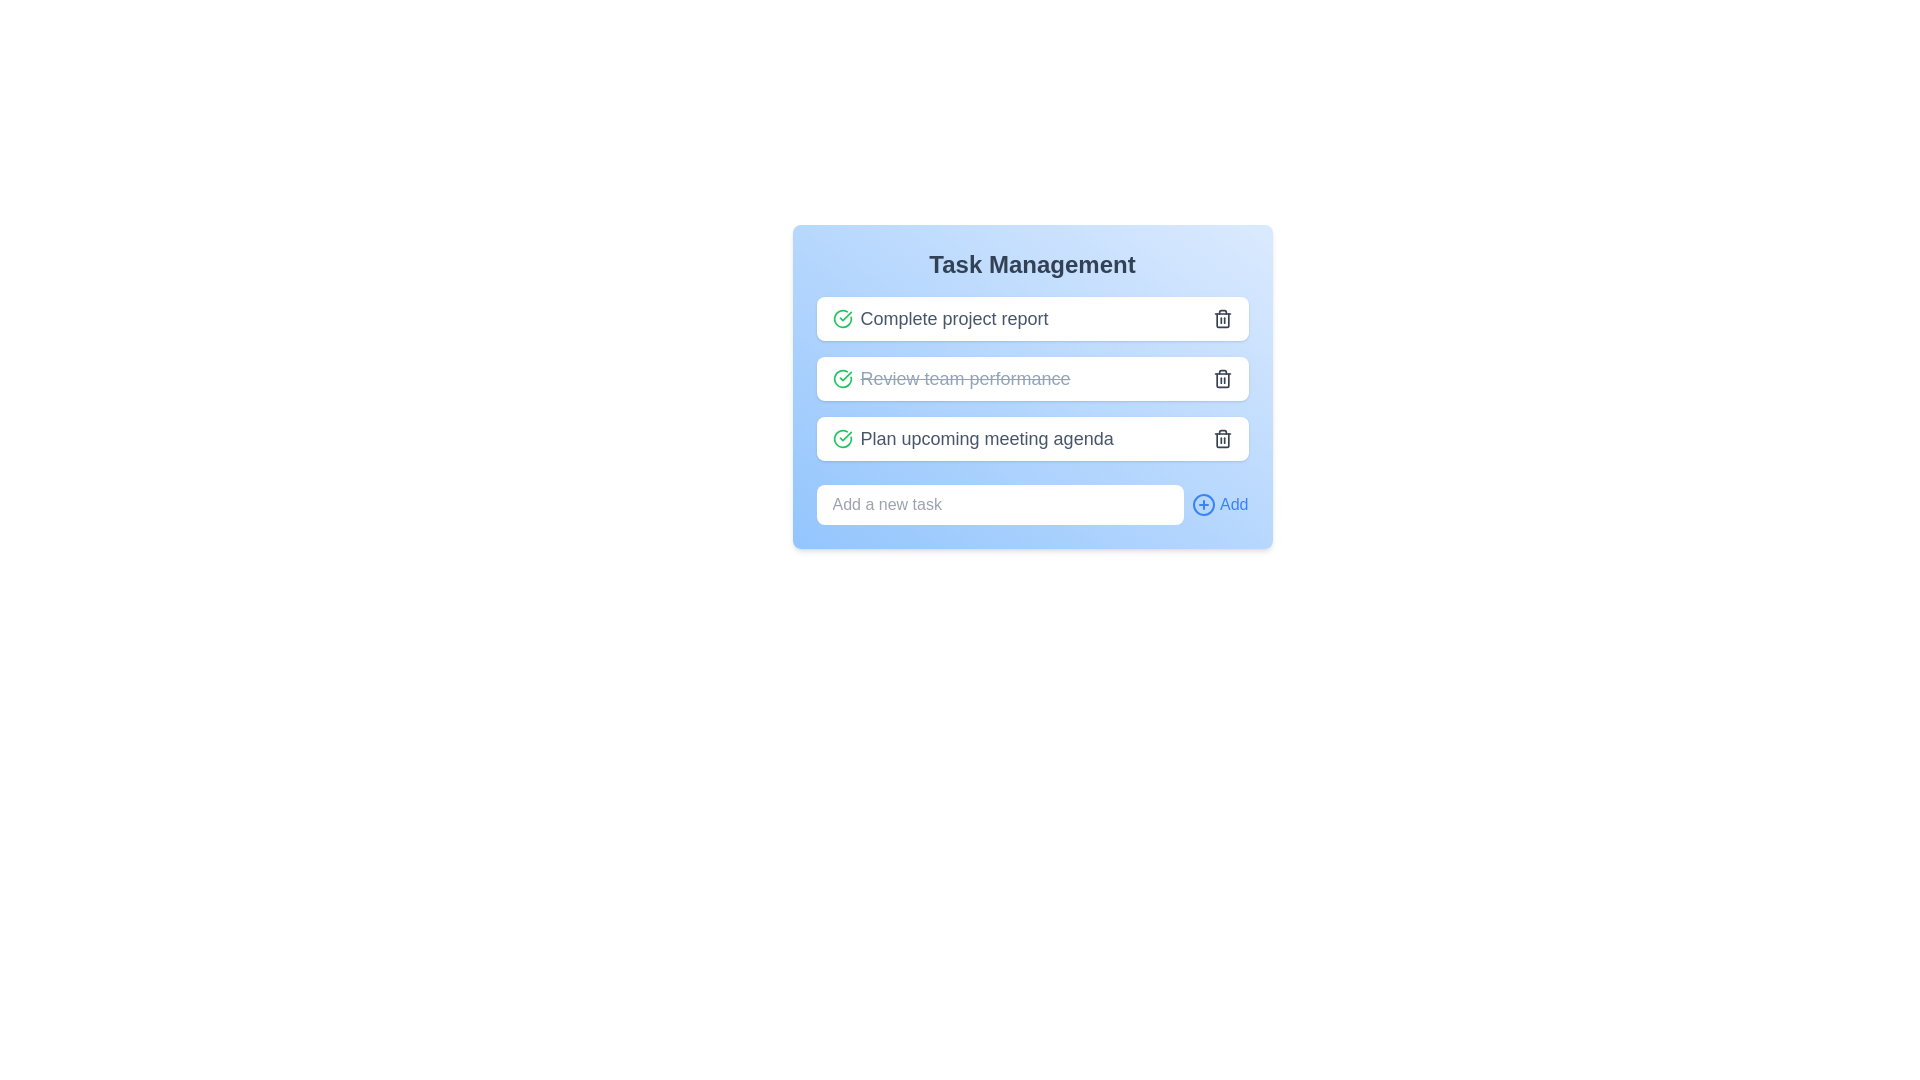  Describe the element at coordinates (1221, 378) in the screenshot. I see `the delete button icon located at the right edge of the second task labeled 'Review team performance'` at that location.